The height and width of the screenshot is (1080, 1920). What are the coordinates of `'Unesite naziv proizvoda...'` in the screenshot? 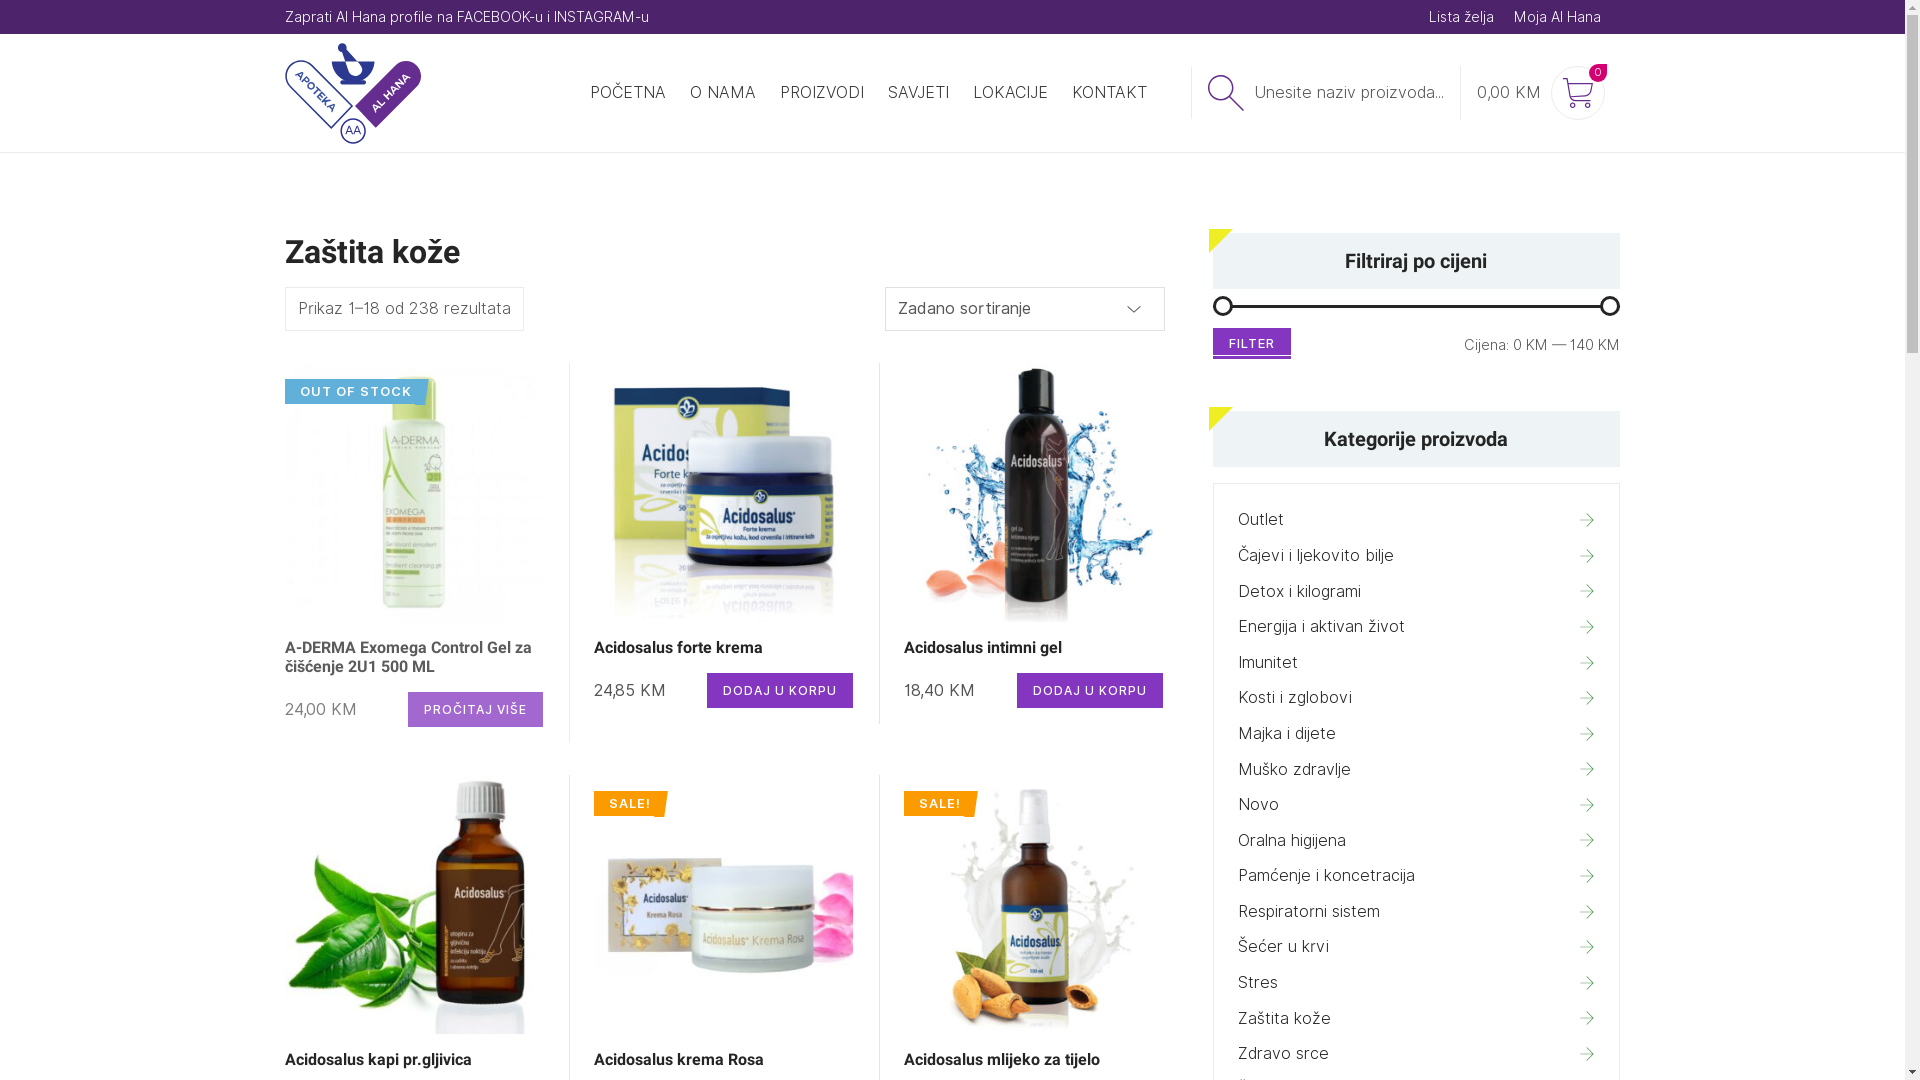 It's located at (1324, 92).